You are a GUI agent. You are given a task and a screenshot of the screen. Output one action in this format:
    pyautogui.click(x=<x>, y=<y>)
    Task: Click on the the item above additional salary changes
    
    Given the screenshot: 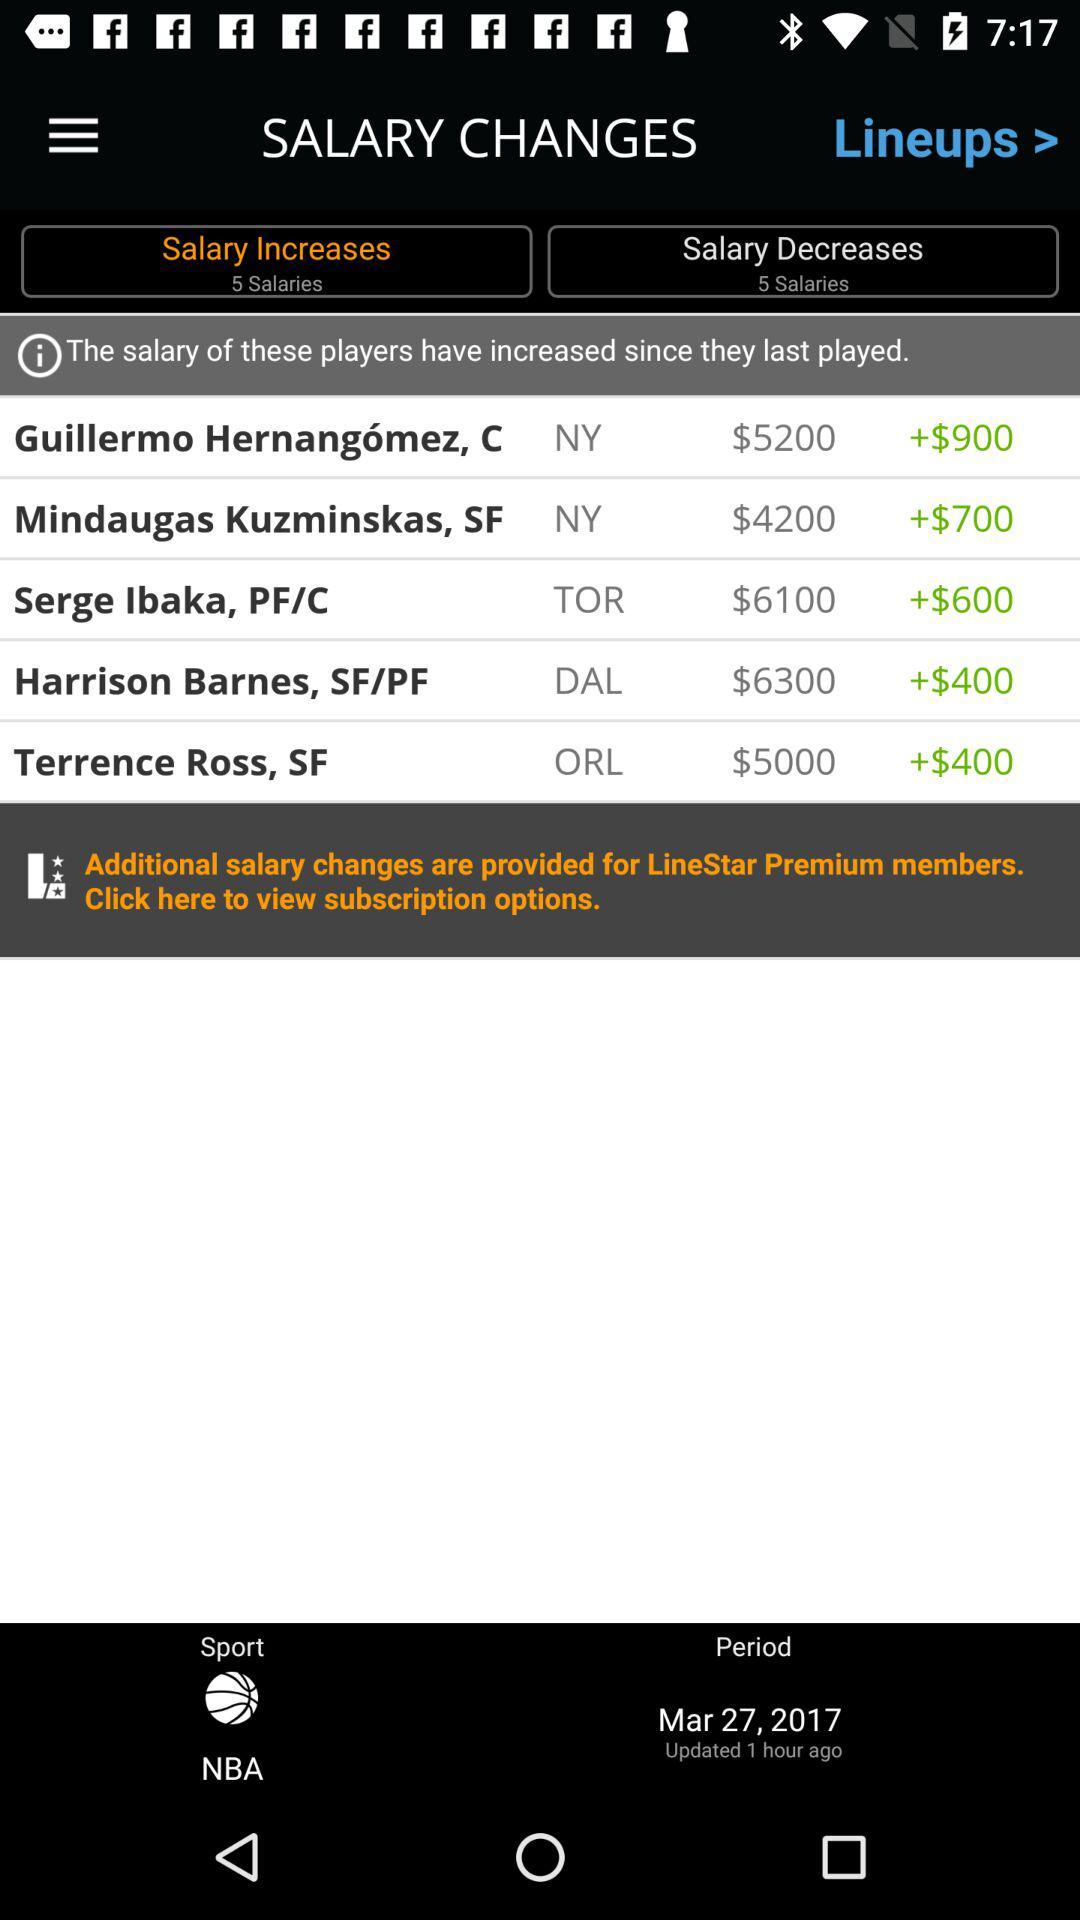 What is the action you would take?
    pyautogui.click(x=631, y=759)
    